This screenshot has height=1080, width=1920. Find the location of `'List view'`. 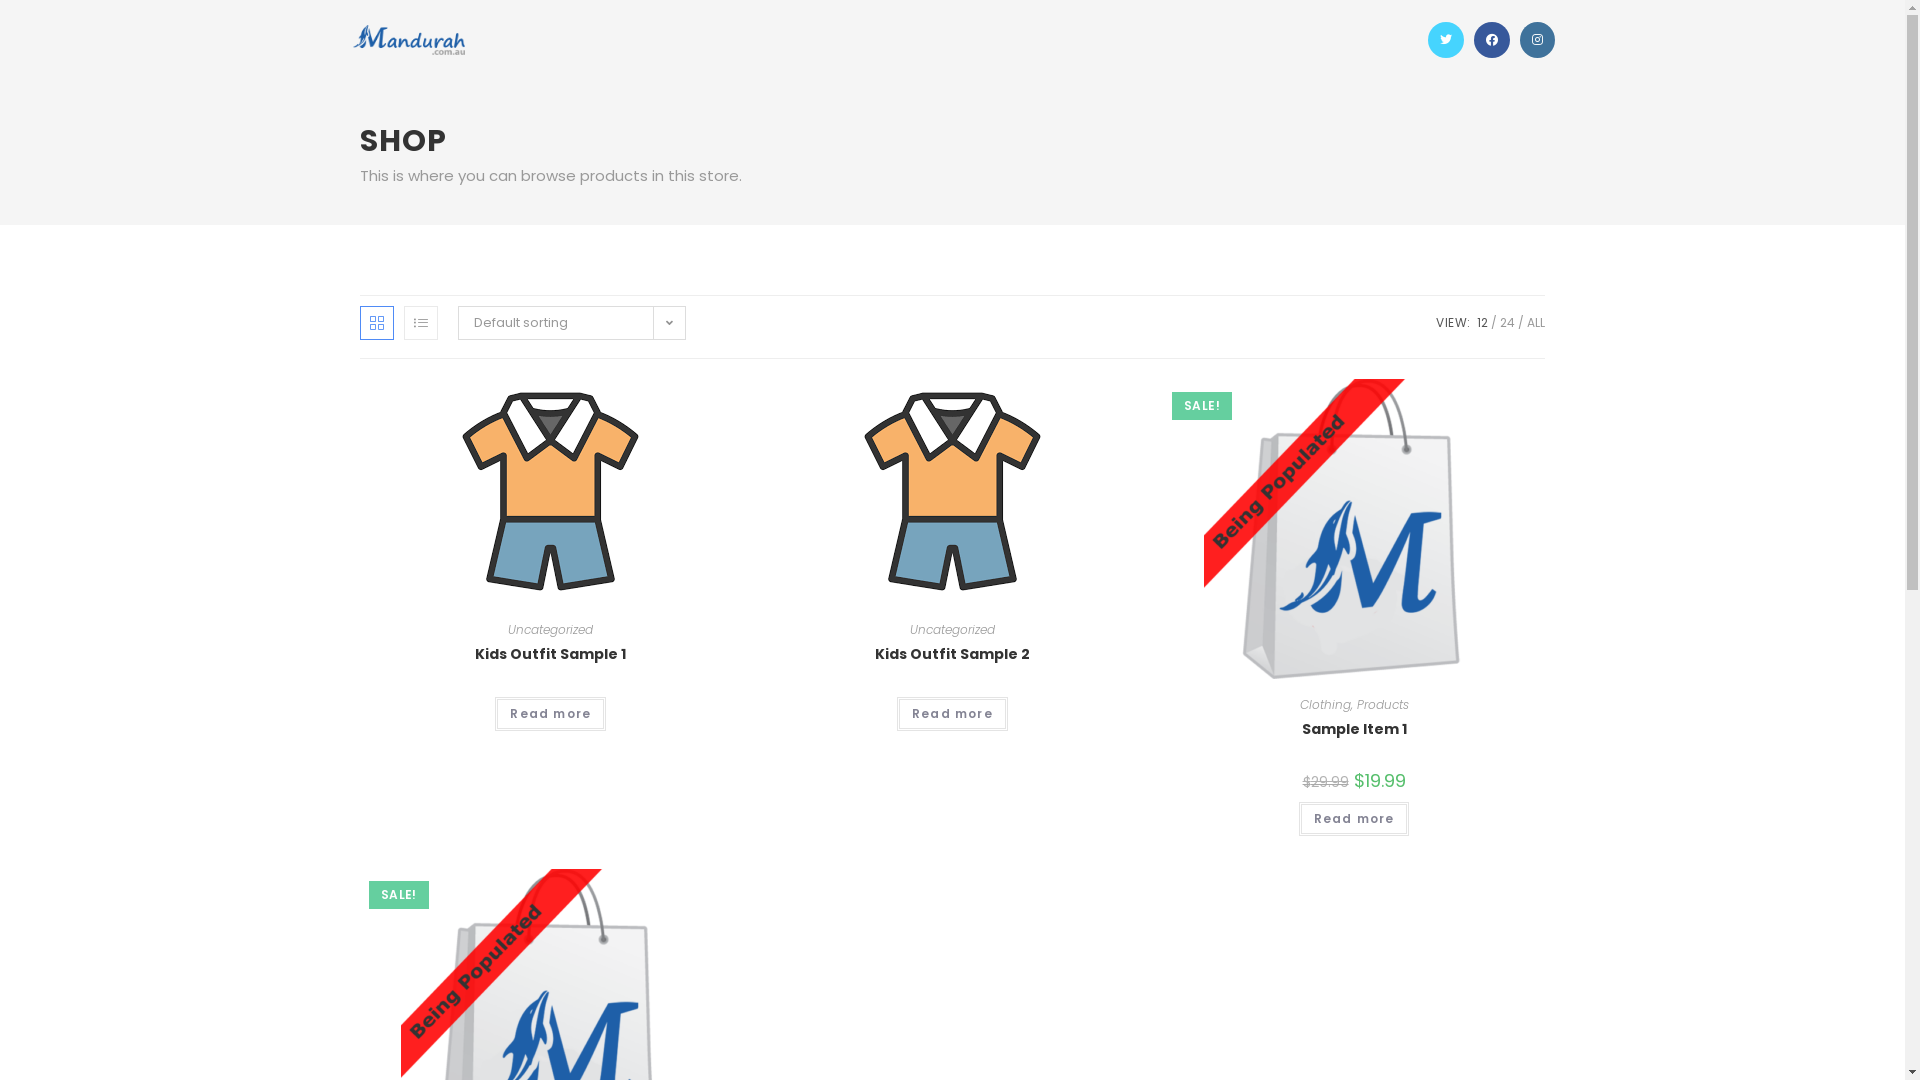

'List view' is located at coordinates (420, 322).